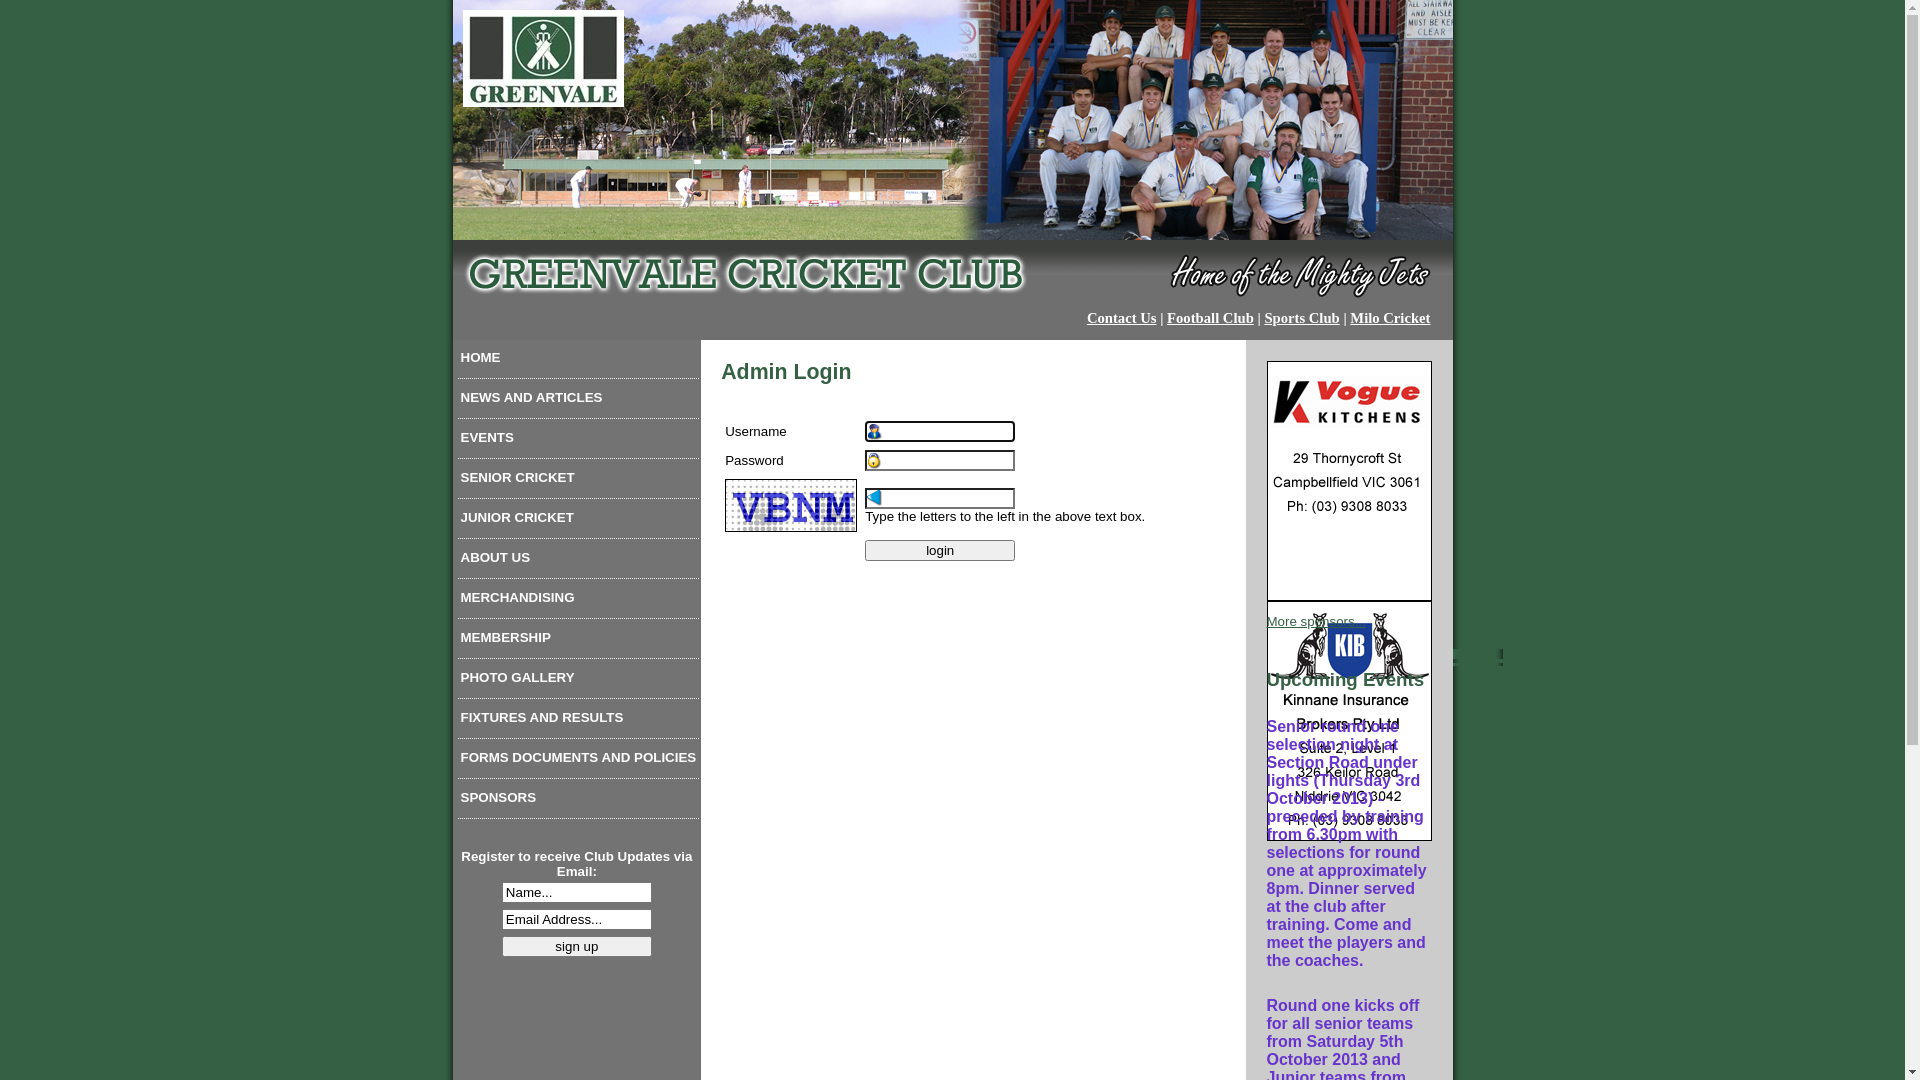  I want to click on 'login', so click(939, 550).